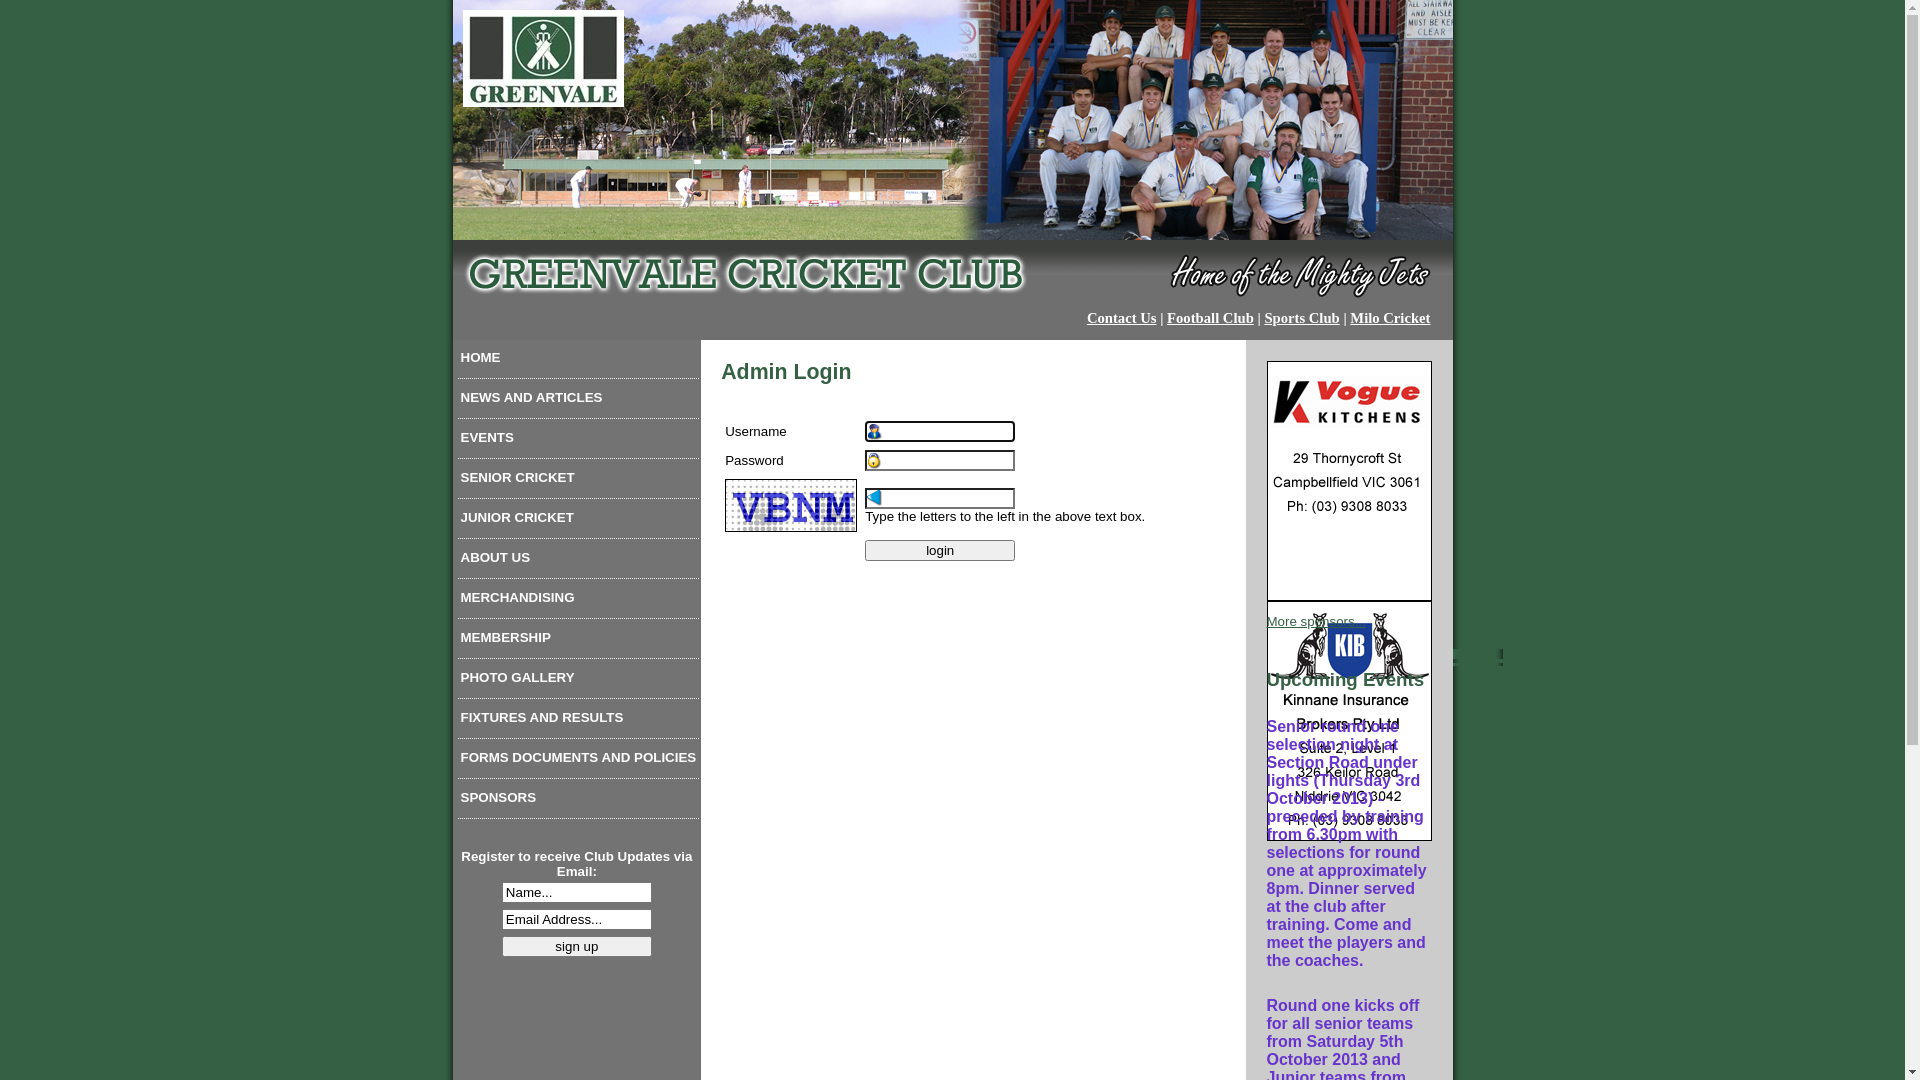  I want to click on 'login', so click(939, 550).